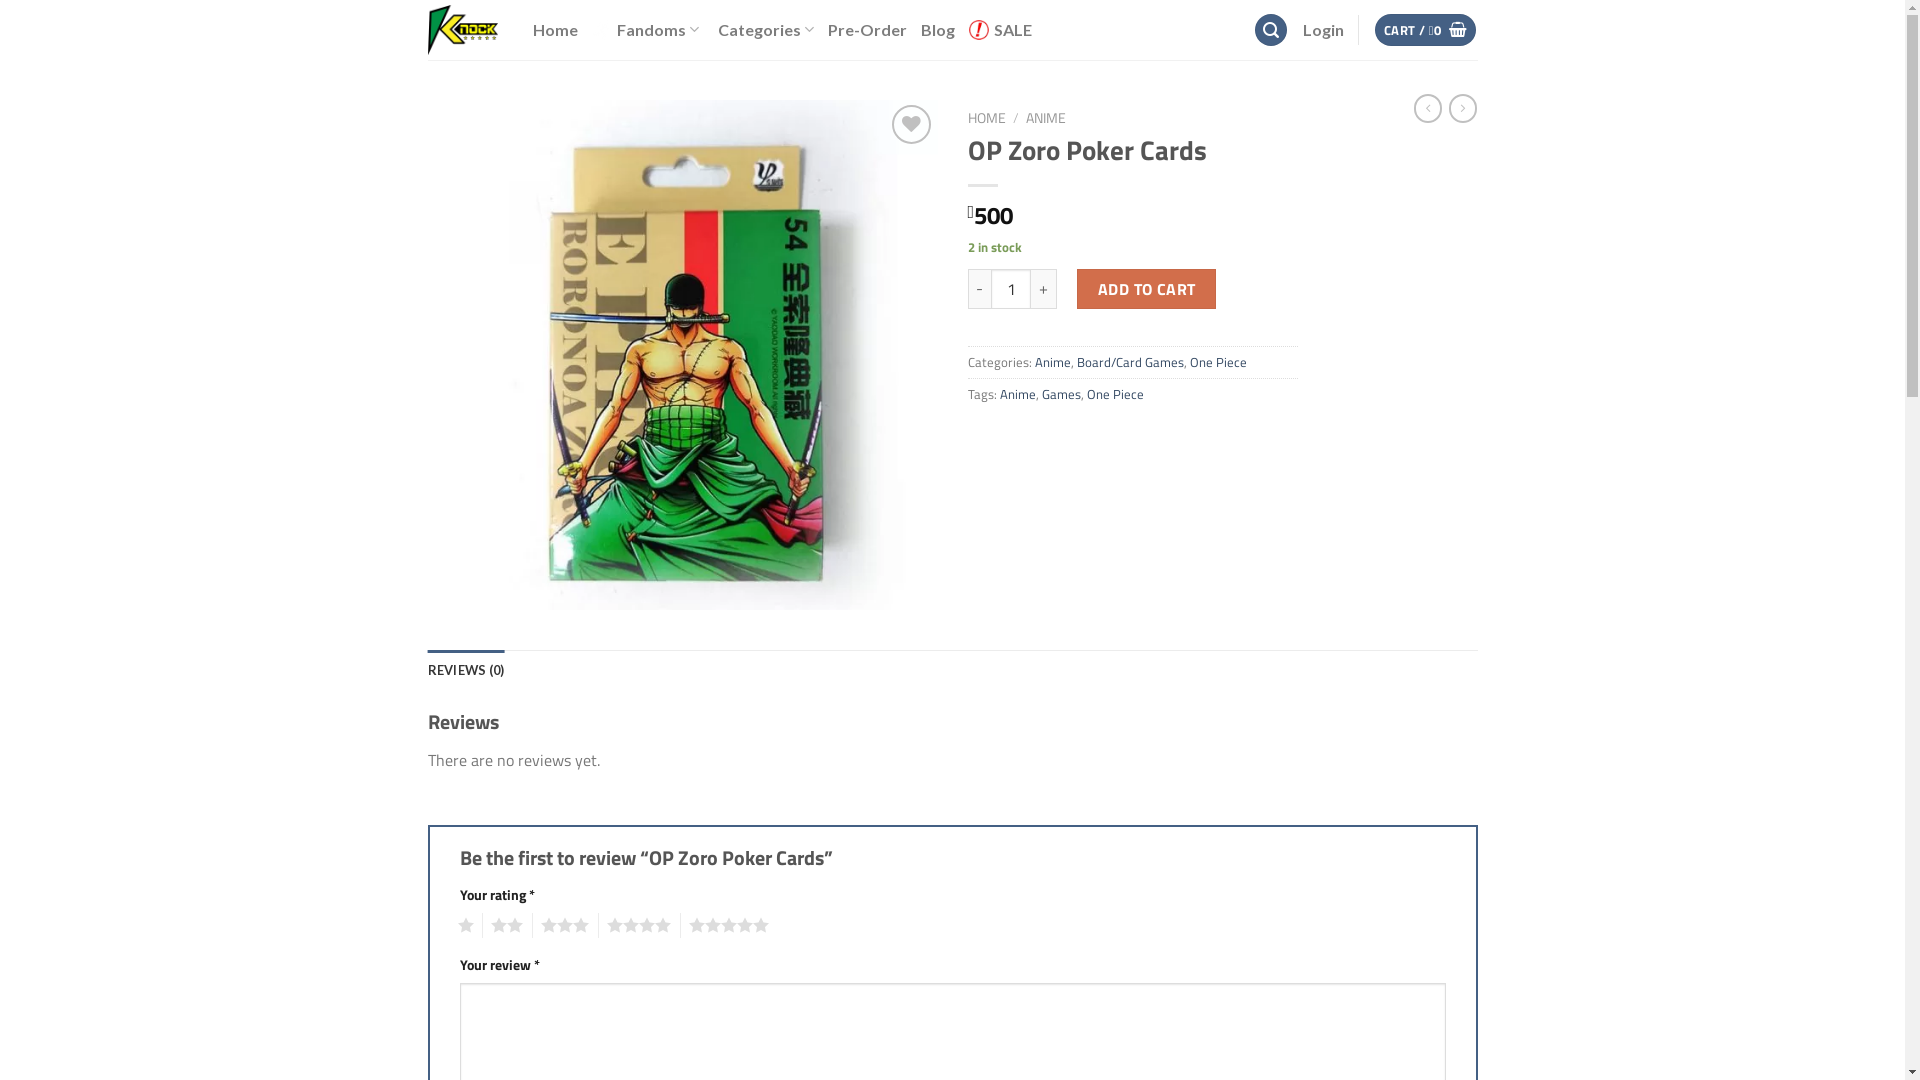  What do you see at coordinates (867, 30) in the screenshot?
I see `'Pre-Order'` at bounding box center [867, 30].